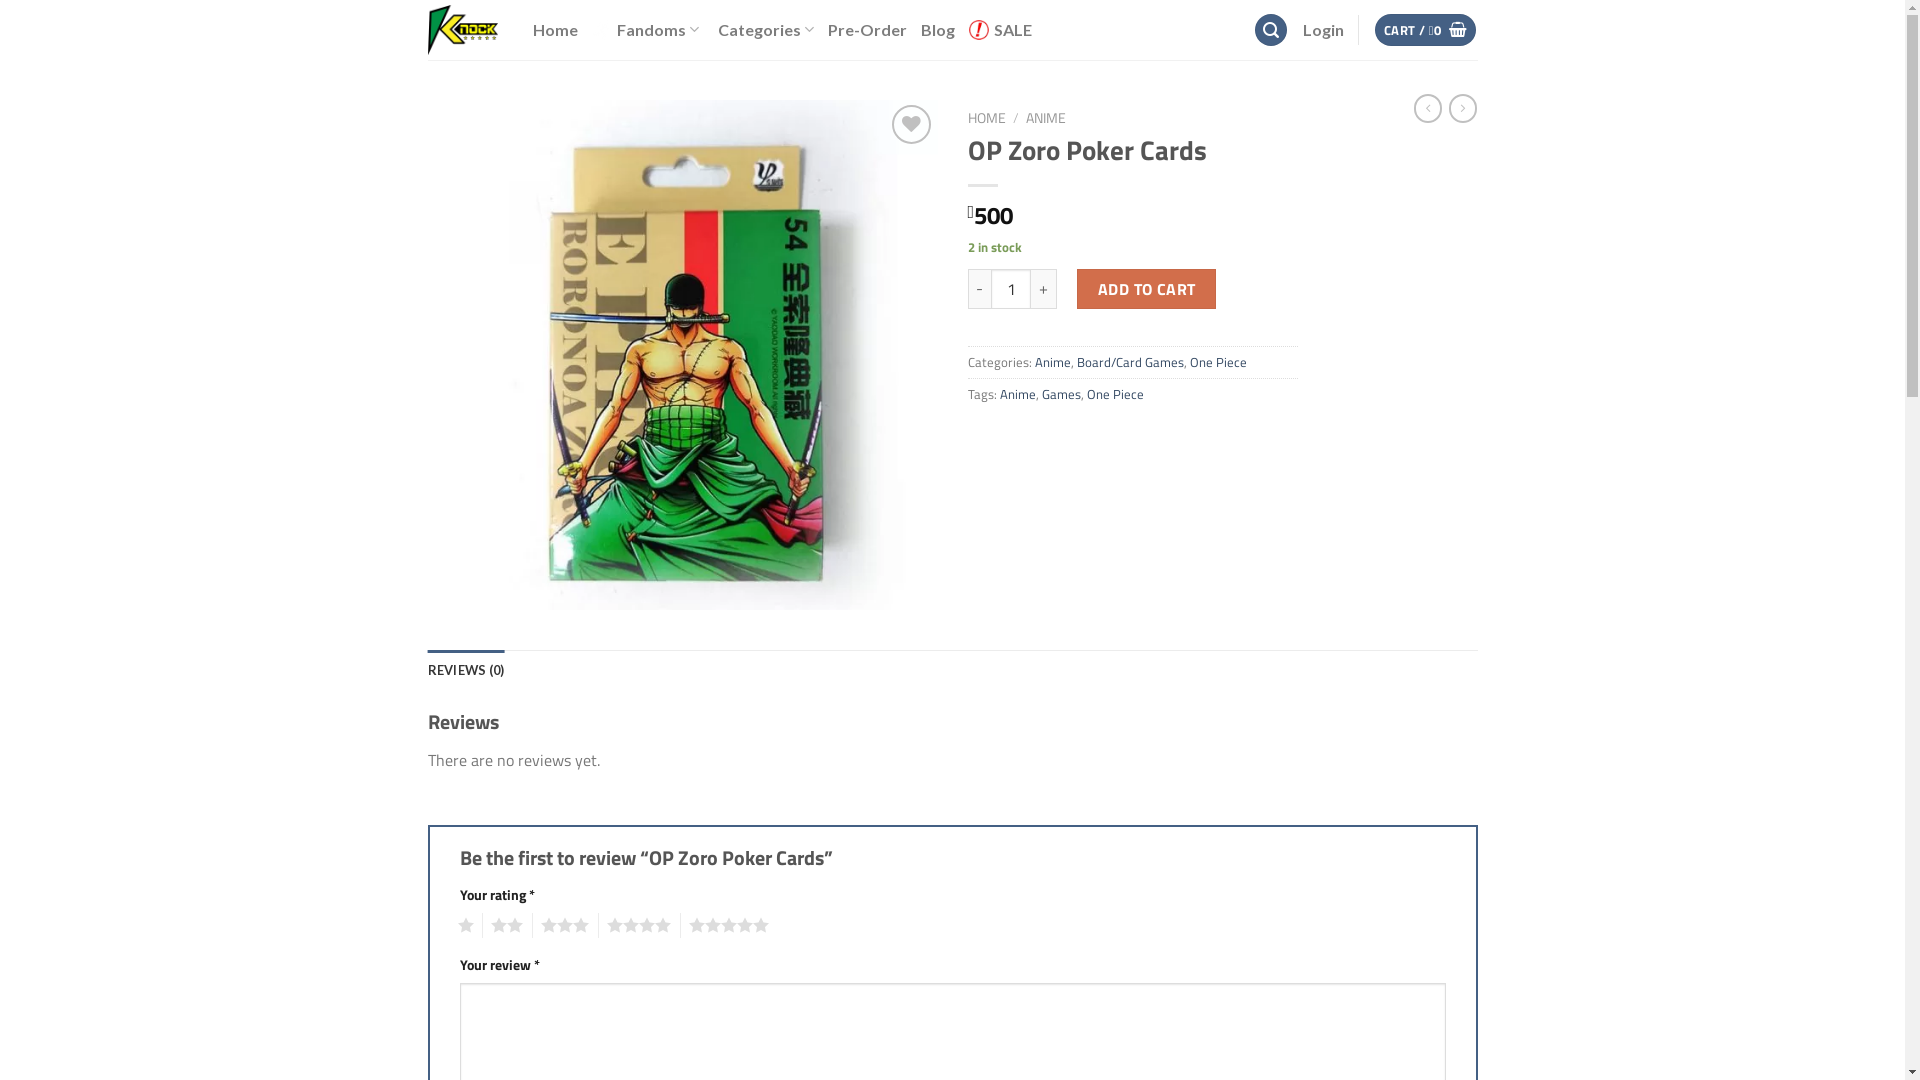  What do you see at coordinates (867, 30) in the screenshot?
I see `'Pre-Order'` at bounding box center [867, 30].